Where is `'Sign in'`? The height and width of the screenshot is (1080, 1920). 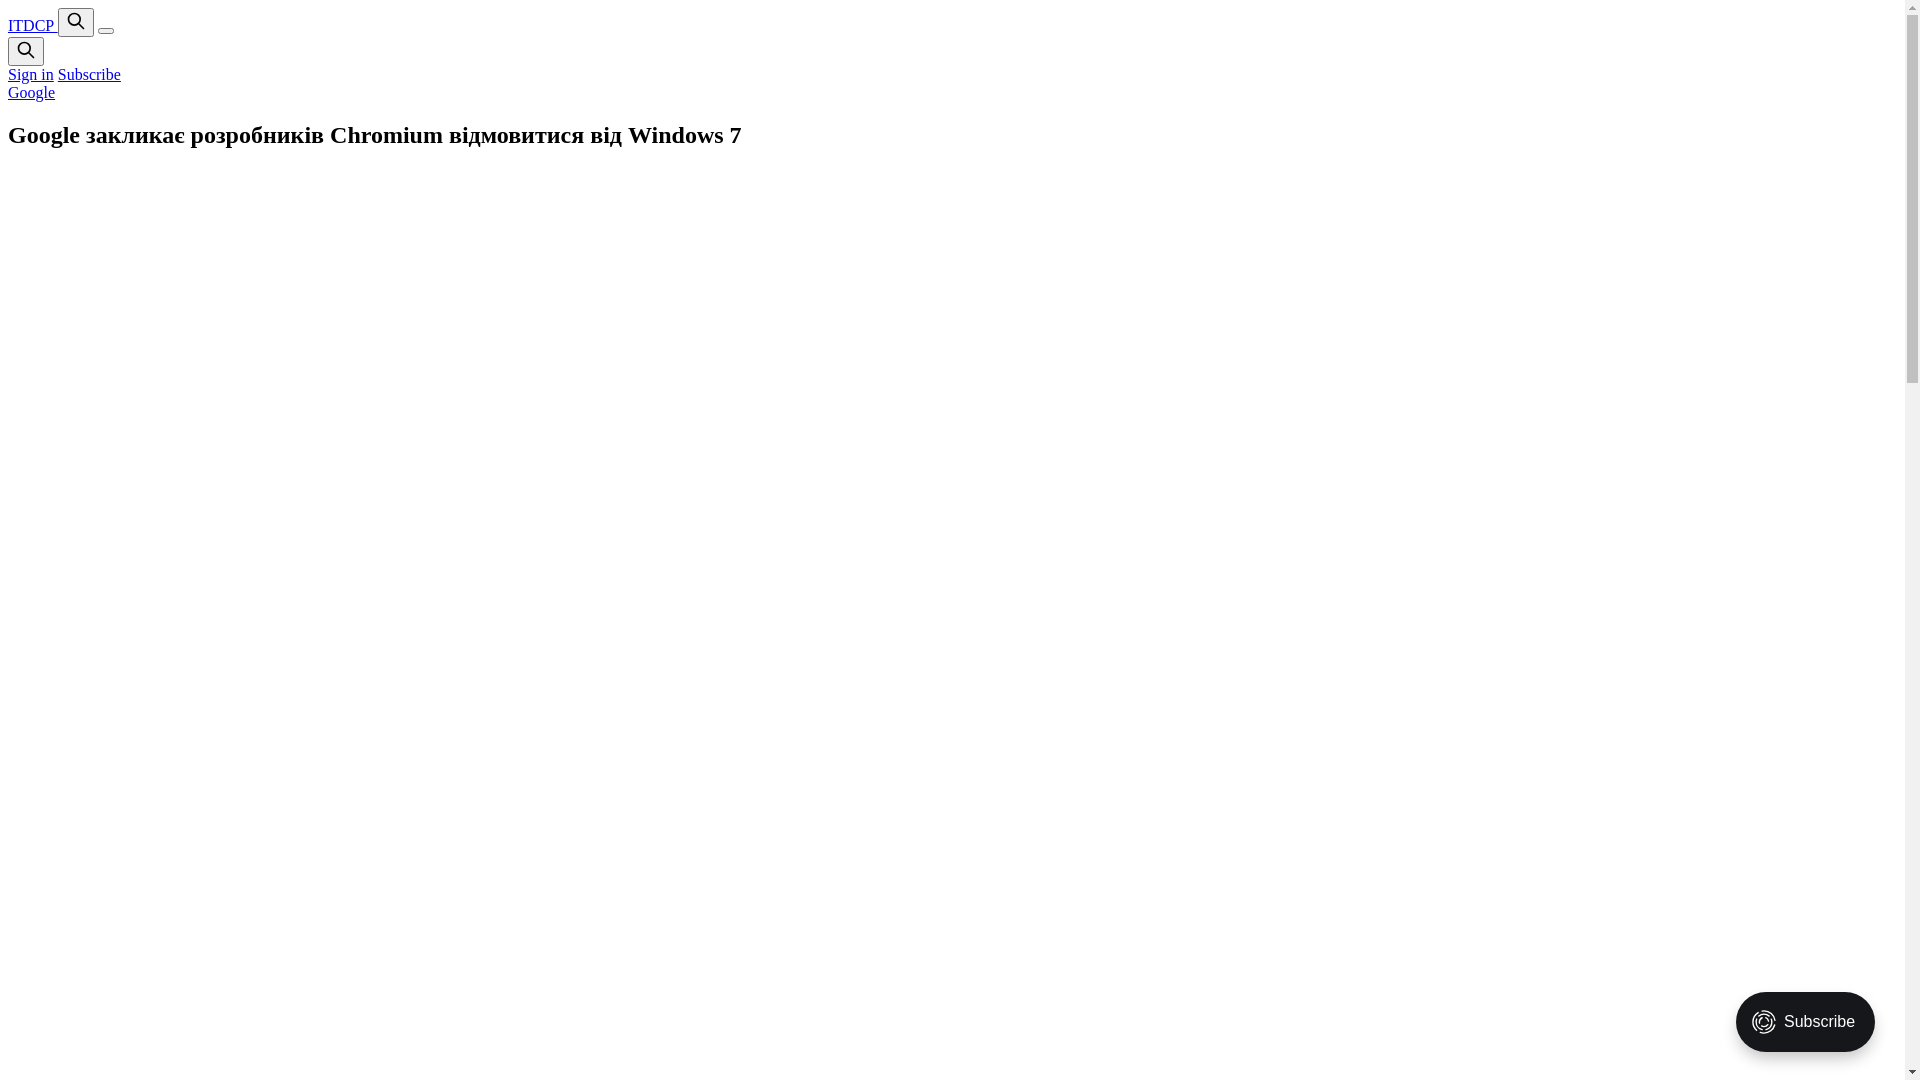 'Sign in' is located at coordinates (30, 73).